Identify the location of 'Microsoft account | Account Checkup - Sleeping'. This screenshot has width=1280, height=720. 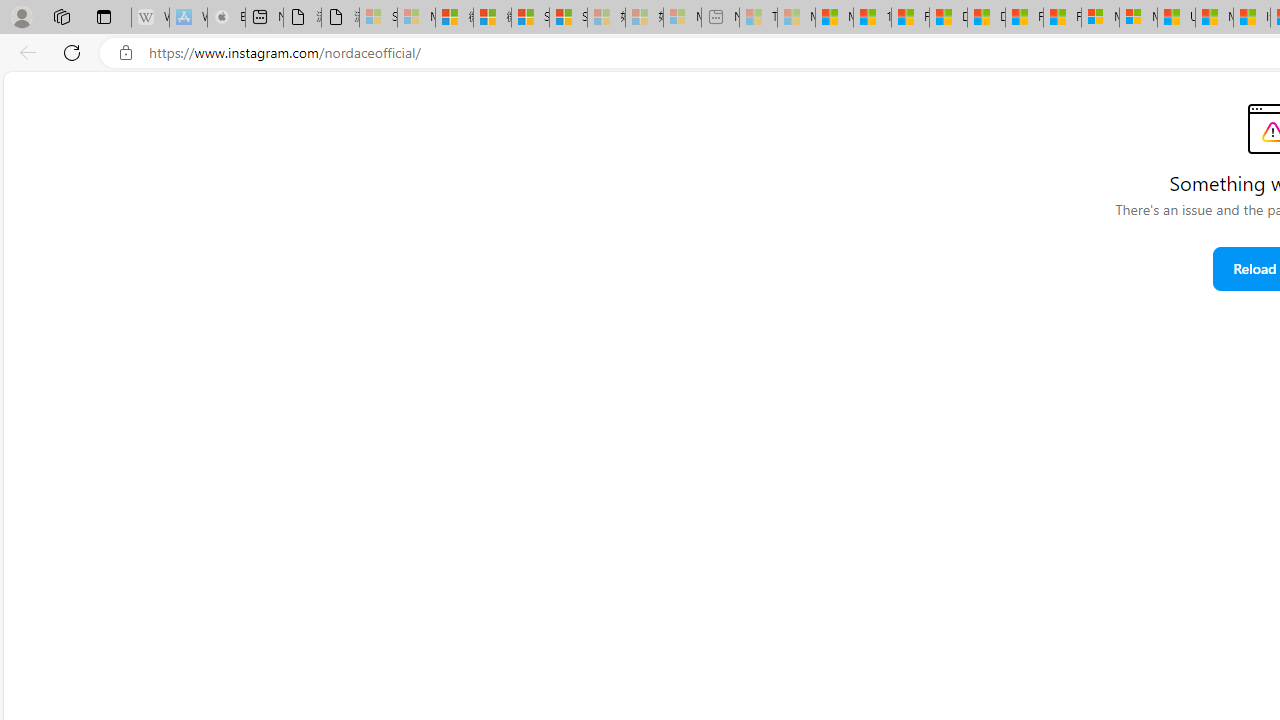
(682, 17).